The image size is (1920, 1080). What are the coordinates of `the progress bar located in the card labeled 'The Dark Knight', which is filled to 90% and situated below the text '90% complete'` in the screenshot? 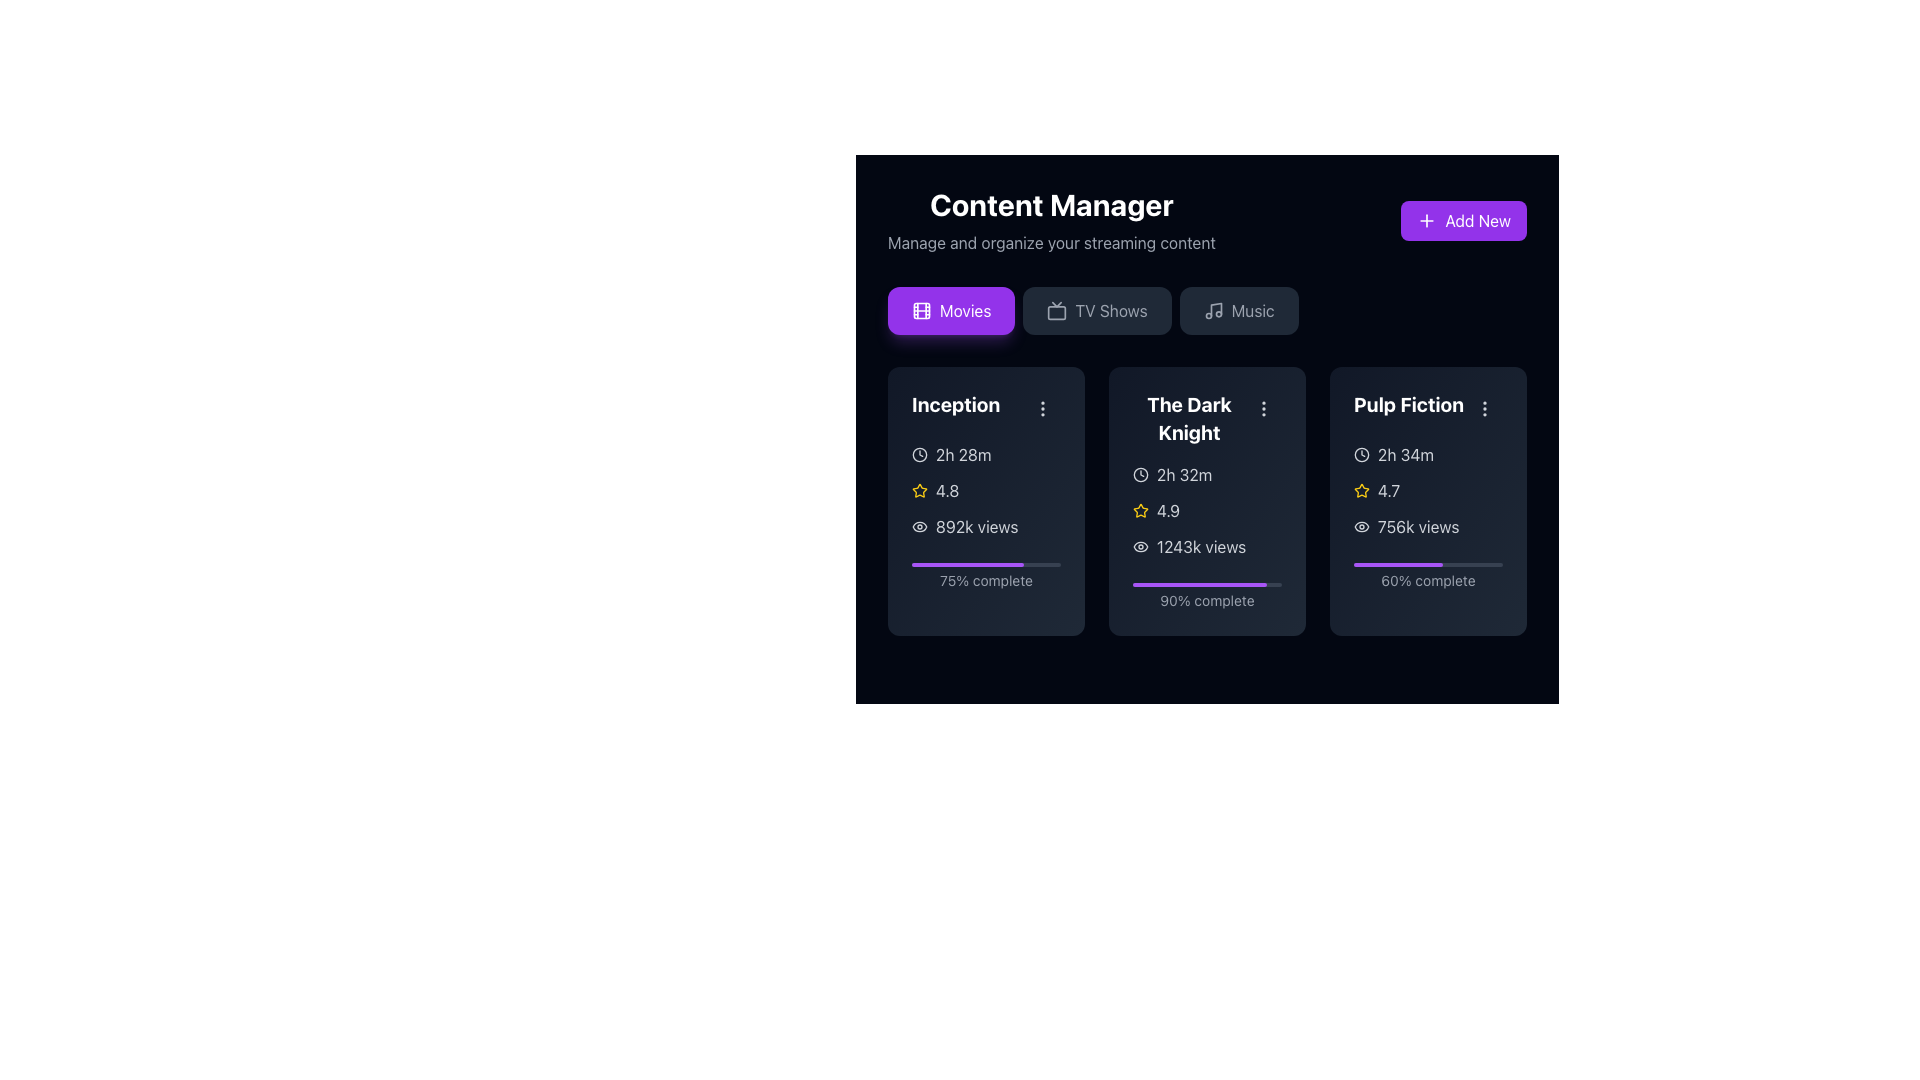 It's located at (1206, 585).